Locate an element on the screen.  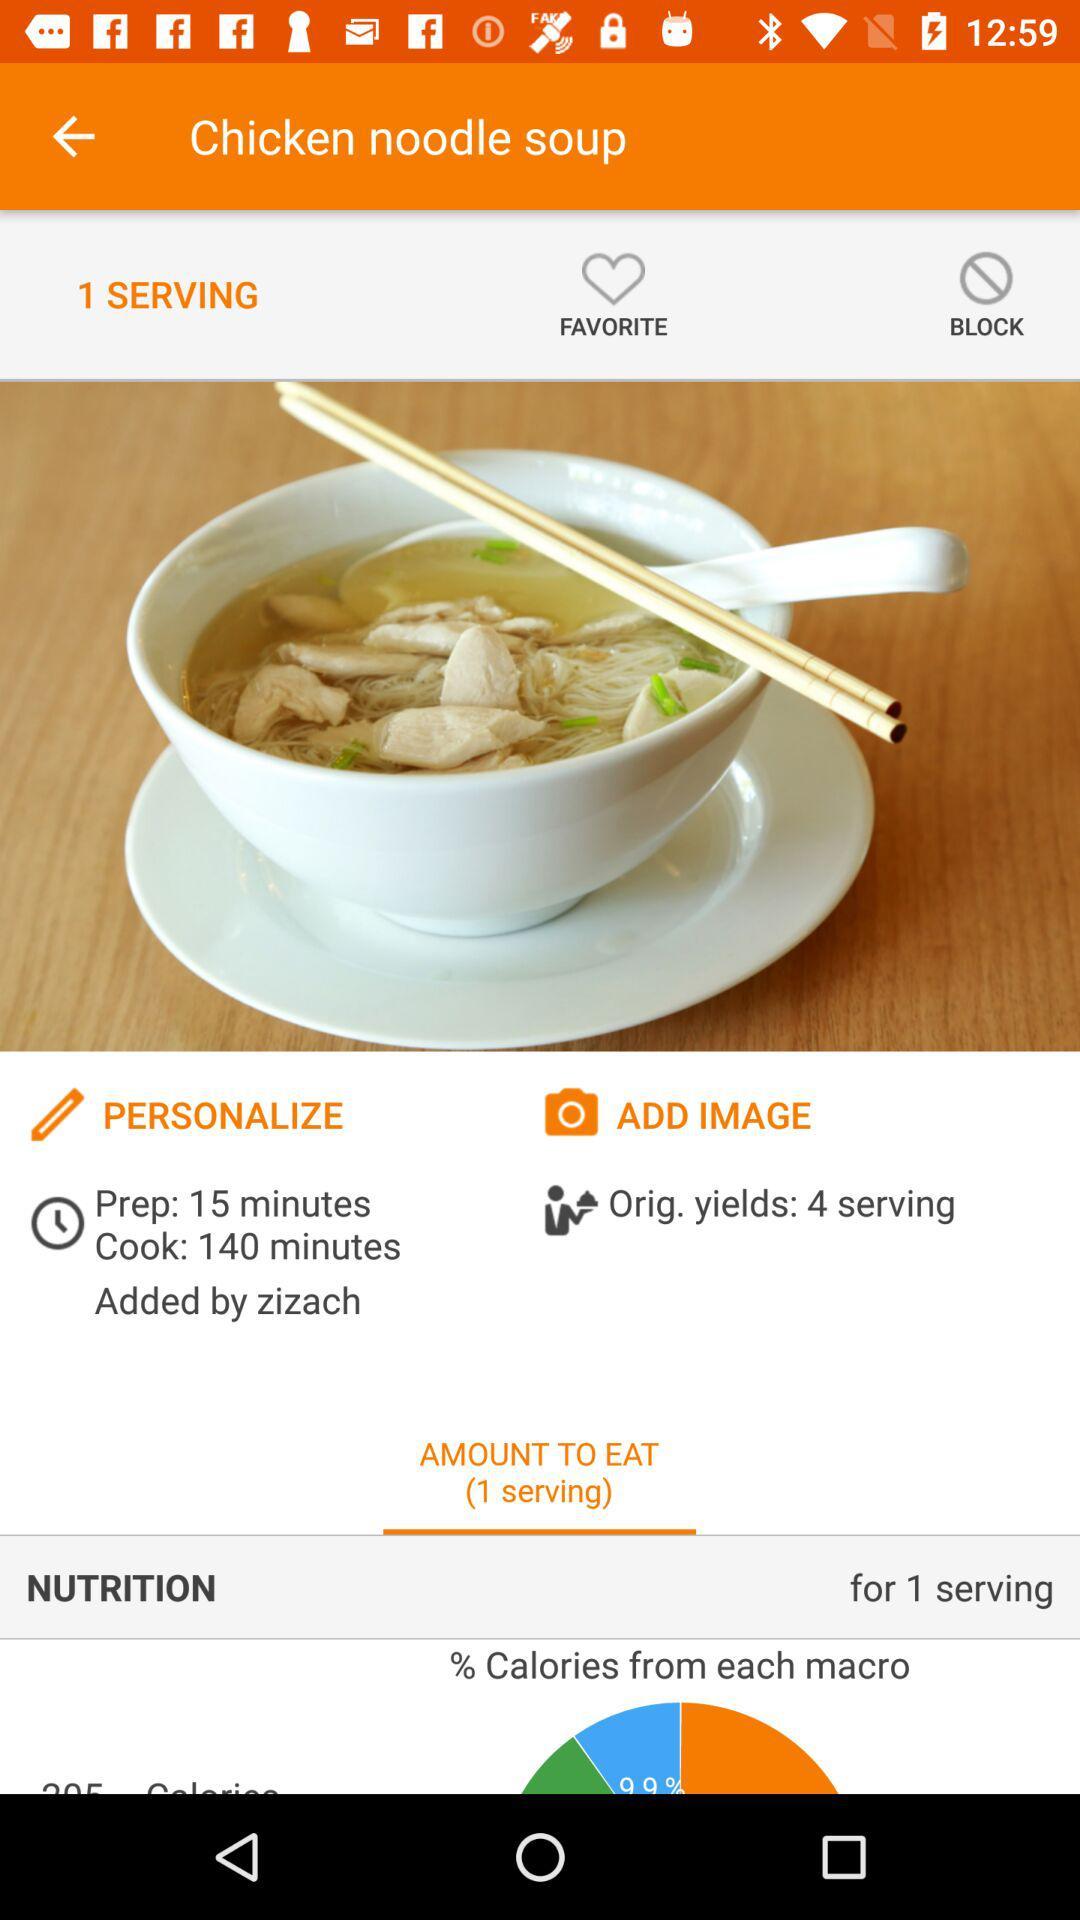
the icon next to chicken noodle soup icon is located at coordinates (72, 135).